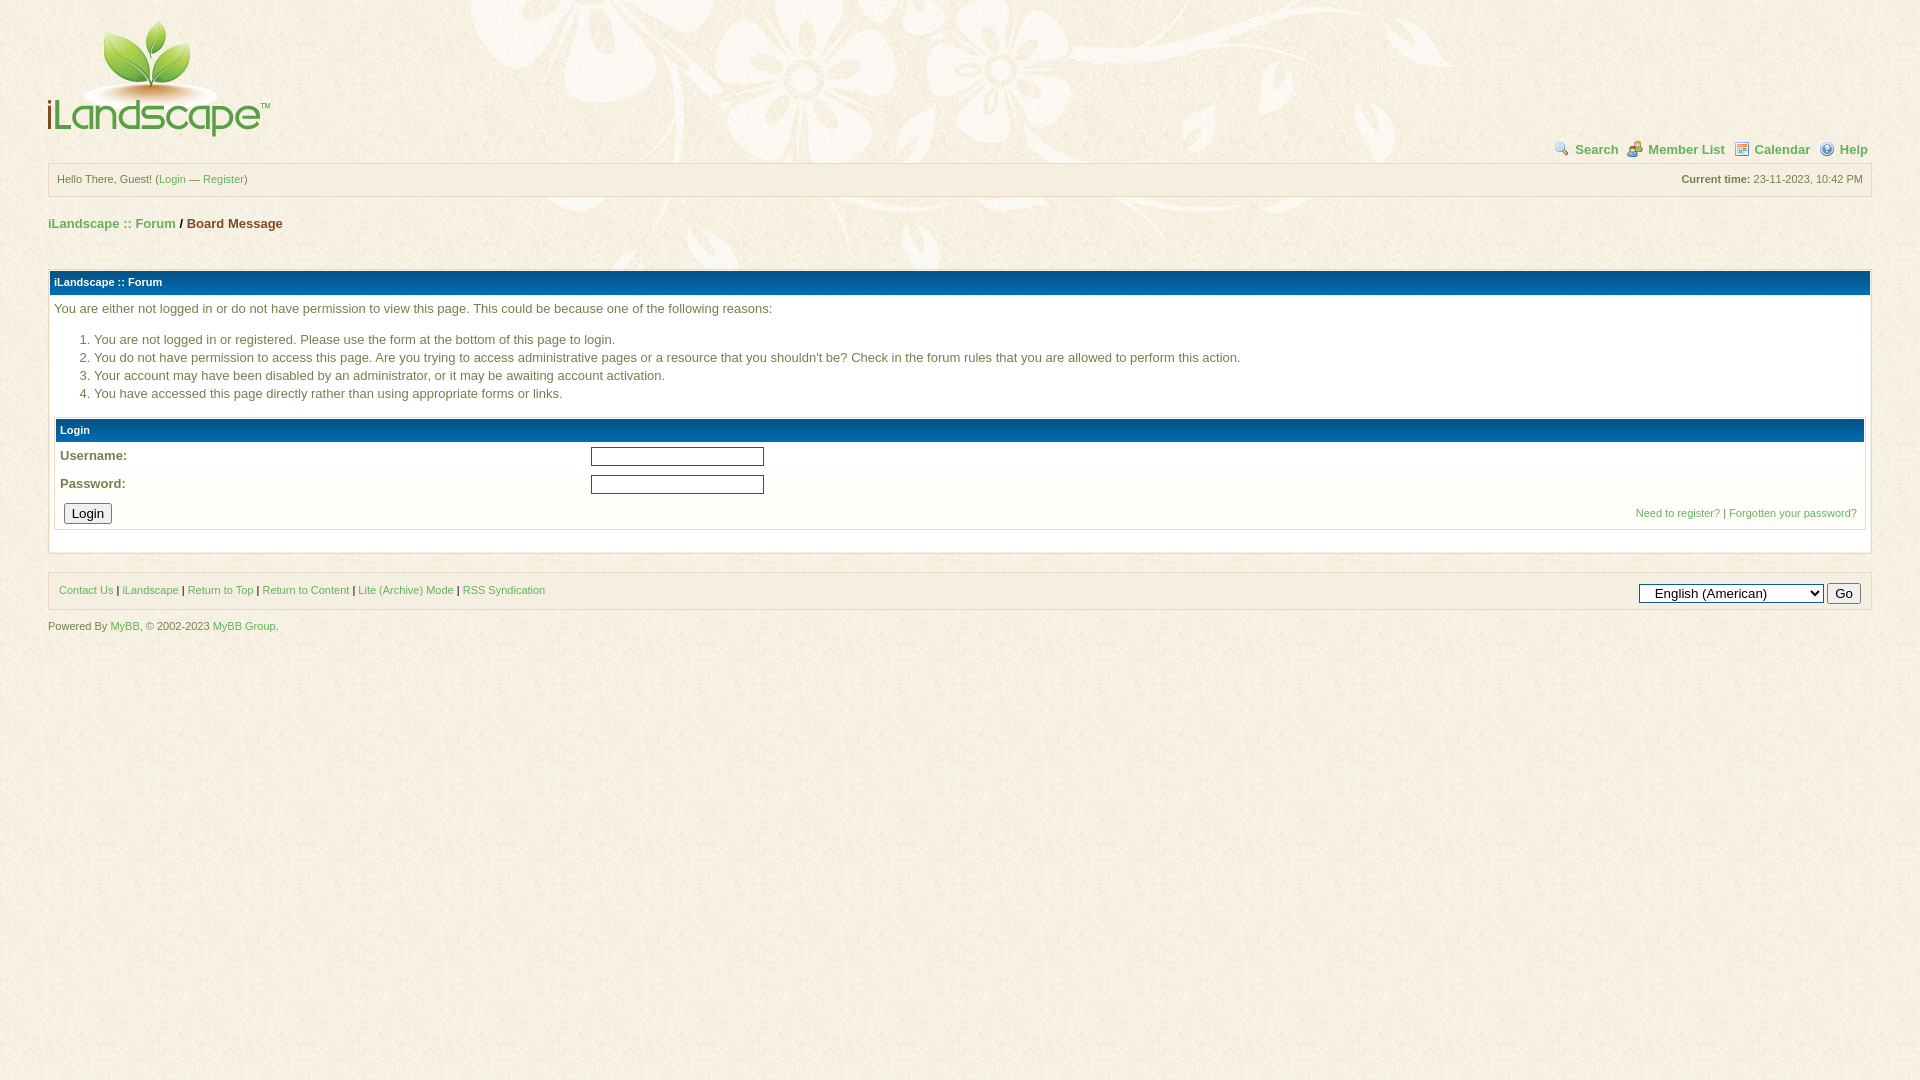 The height and width of the screenshot is (1080, 1920). Describe the element at coordinates (504, 589) in the screenshot. I see `'RSS Syndication'` at that location.